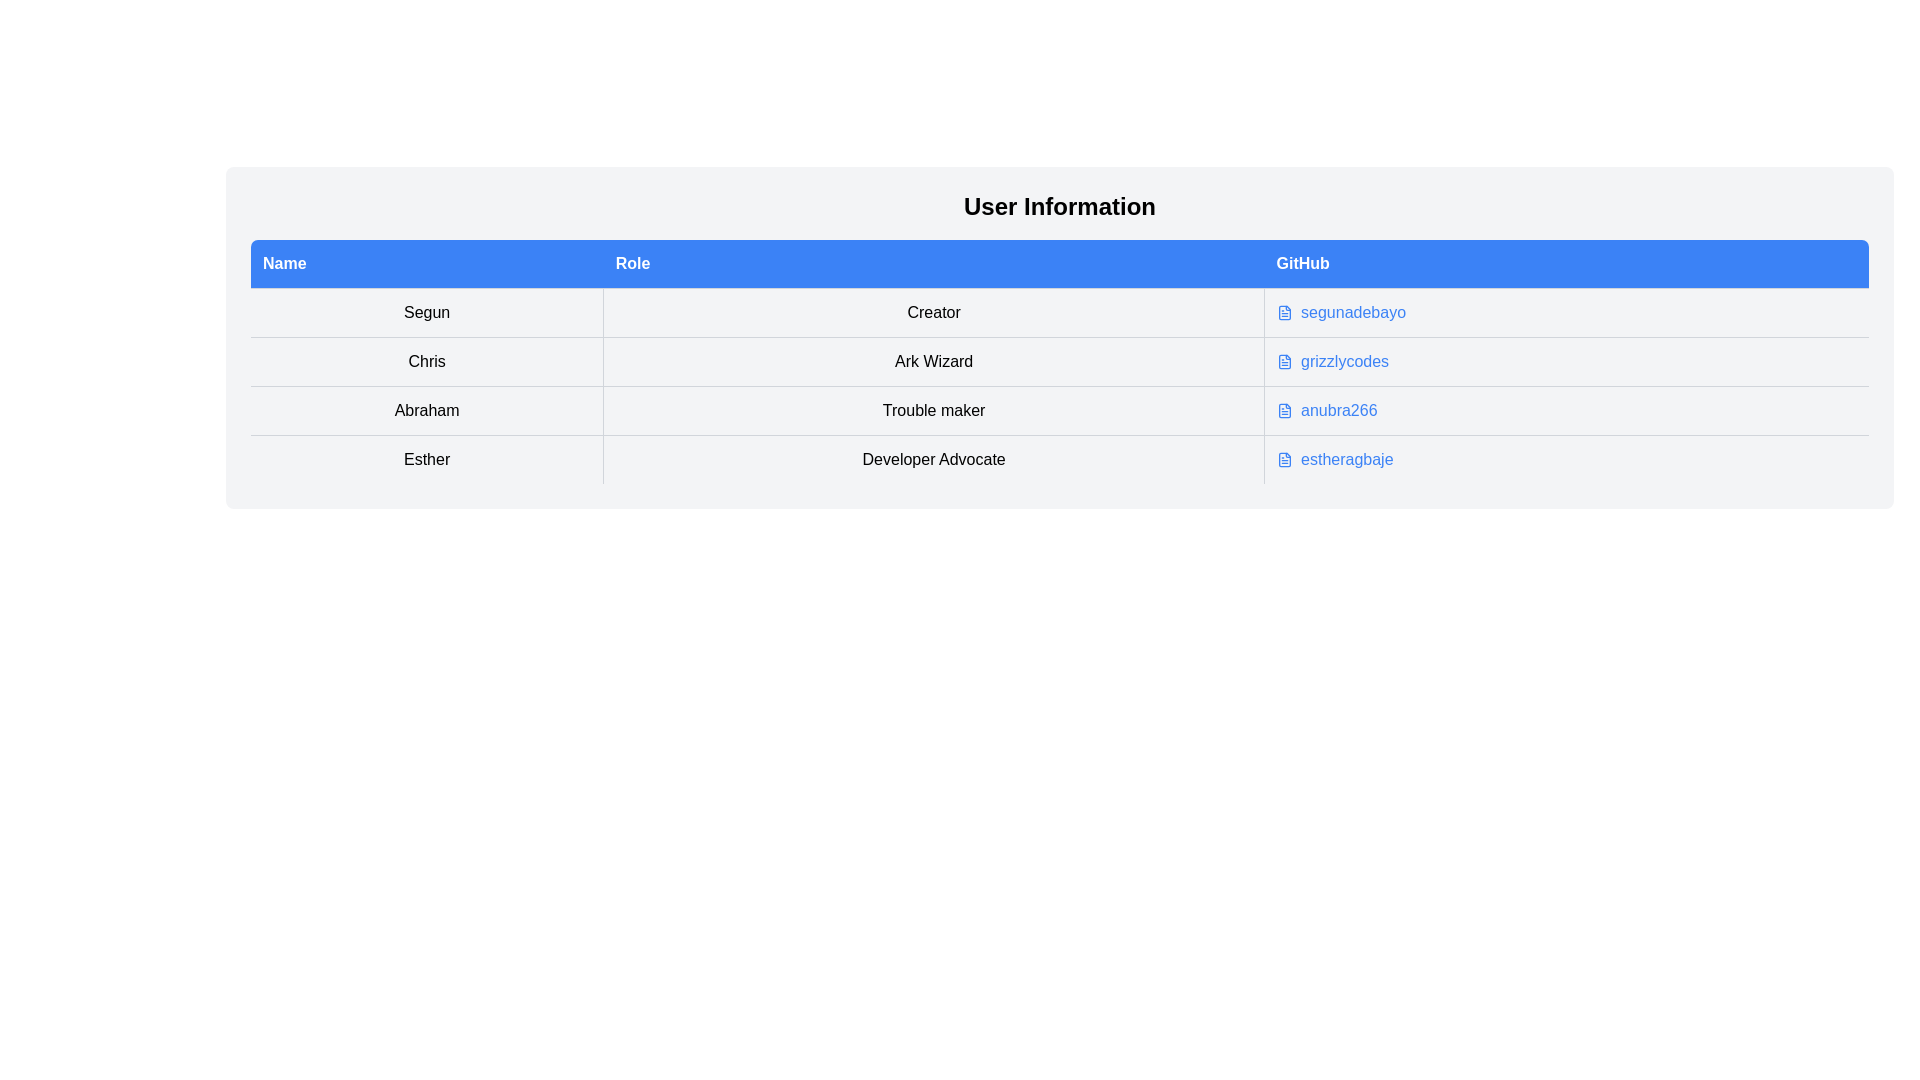  I want to click on the design of the file or document icon associated with the GitHub link for user 'estheragbaje', located in the last row of the table under the 'GitHub' column, so click(1285, 459).